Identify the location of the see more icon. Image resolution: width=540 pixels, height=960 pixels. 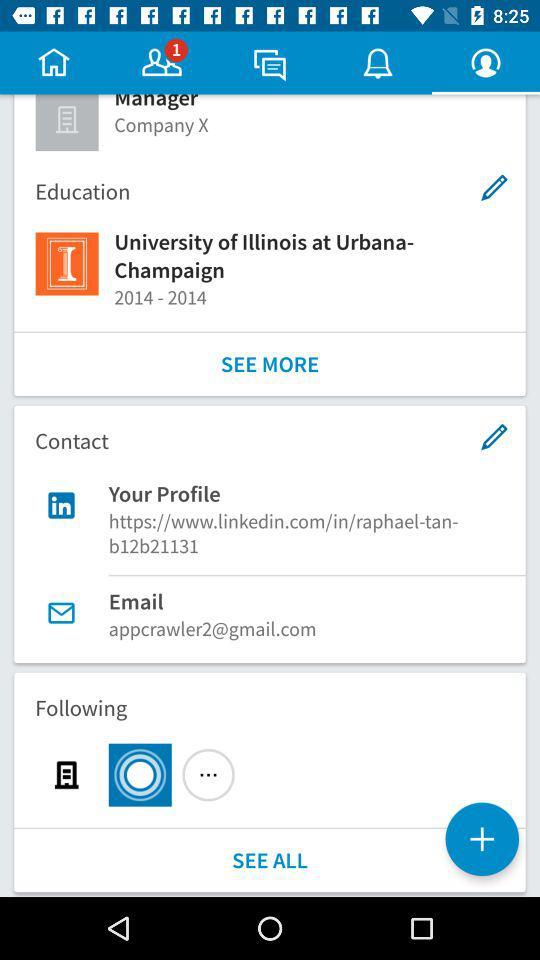
(270, 363).